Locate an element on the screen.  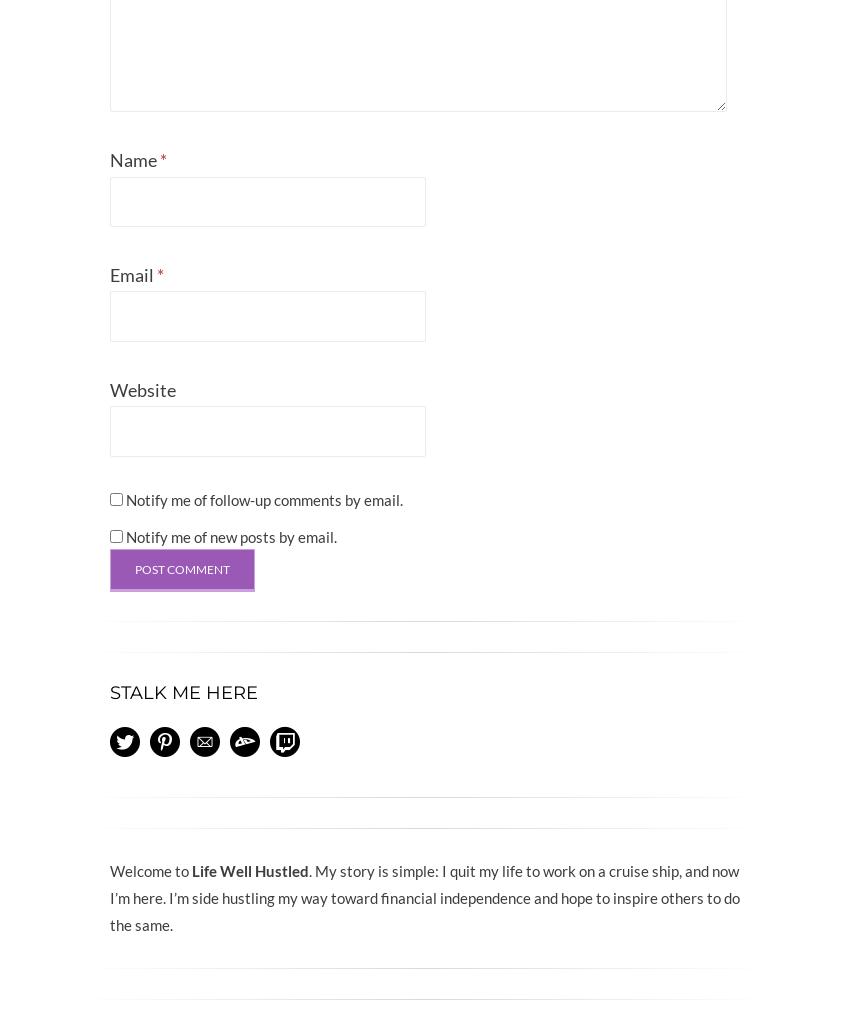
'Stalk Me Here' is located at coordinates (108, 692).